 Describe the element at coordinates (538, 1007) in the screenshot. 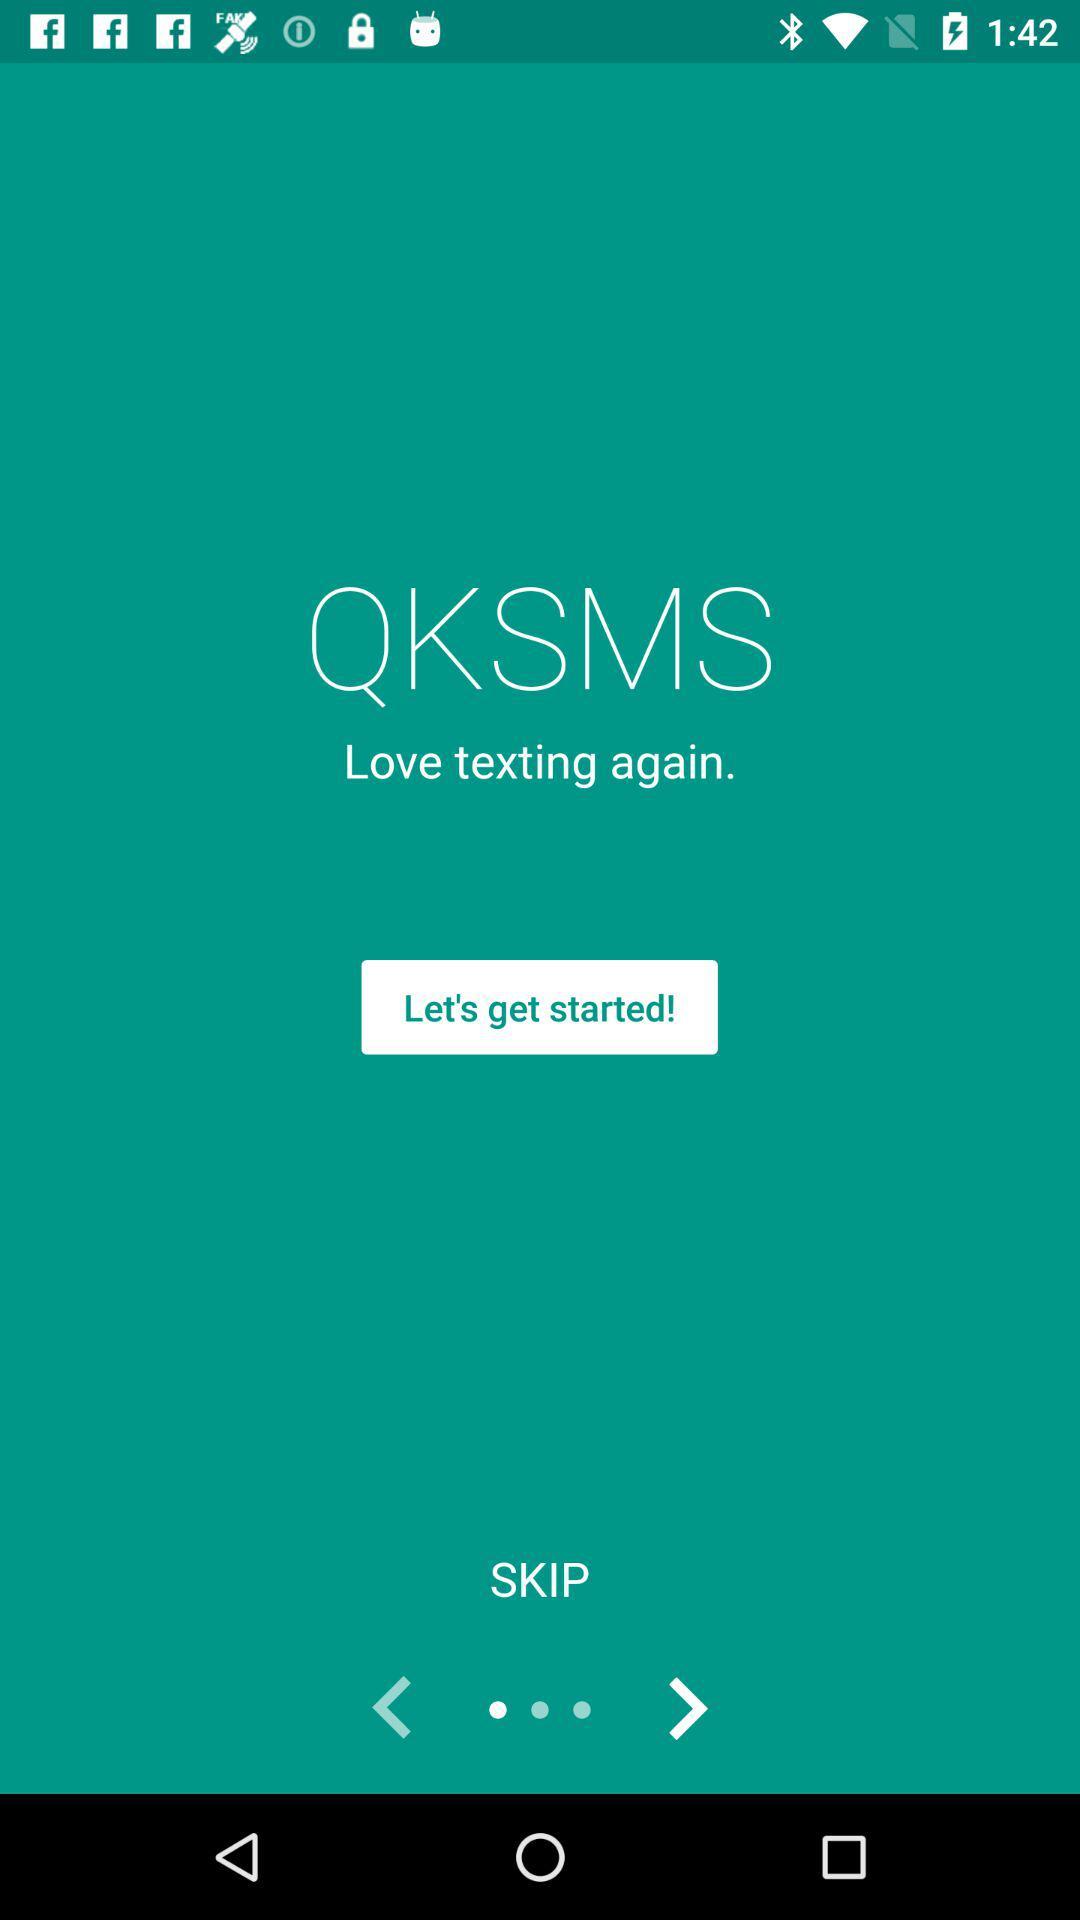

I see `icon above skip icon` at that location.